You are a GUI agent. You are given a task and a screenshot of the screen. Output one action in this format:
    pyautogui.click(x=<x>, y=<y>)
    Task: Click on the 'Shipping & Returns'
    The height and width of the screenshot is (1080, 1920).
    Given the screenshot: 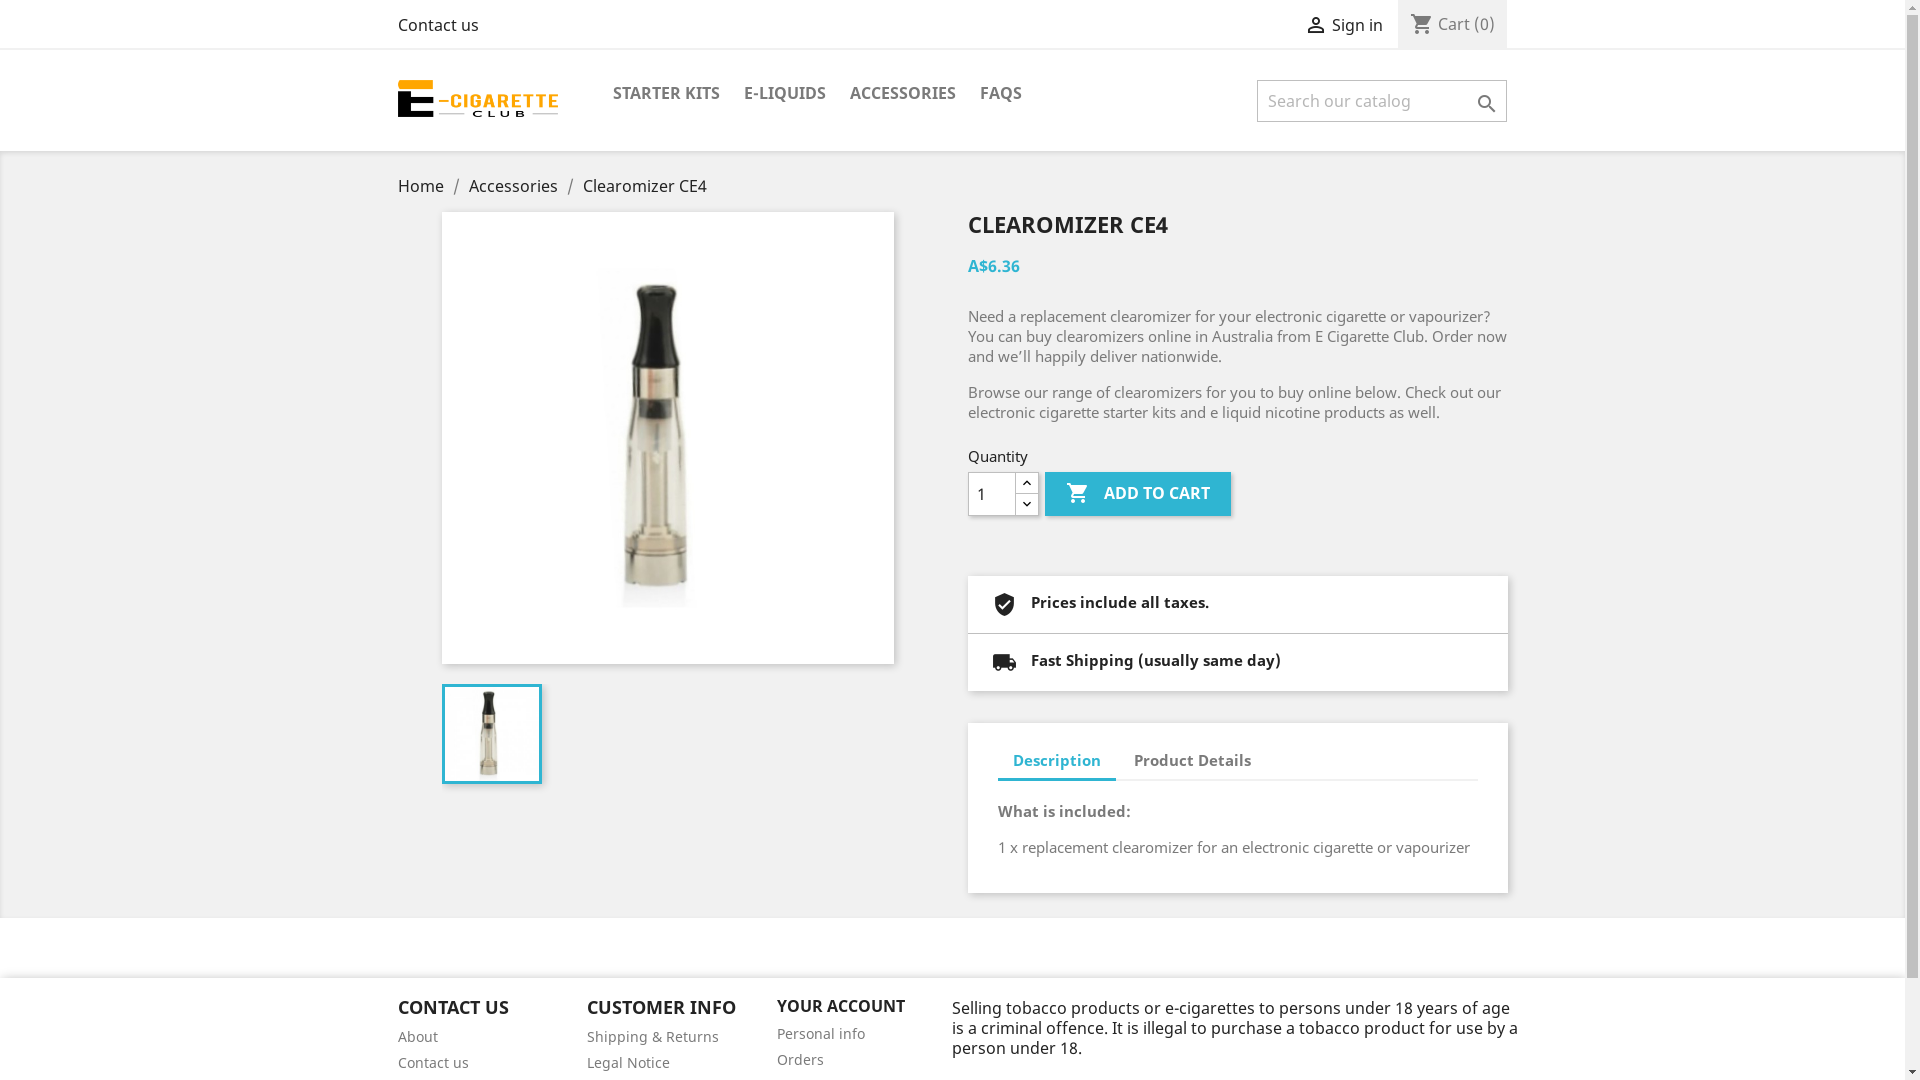 What is the action you would take?
    pyautogui.click(x=585, y=1035)
    